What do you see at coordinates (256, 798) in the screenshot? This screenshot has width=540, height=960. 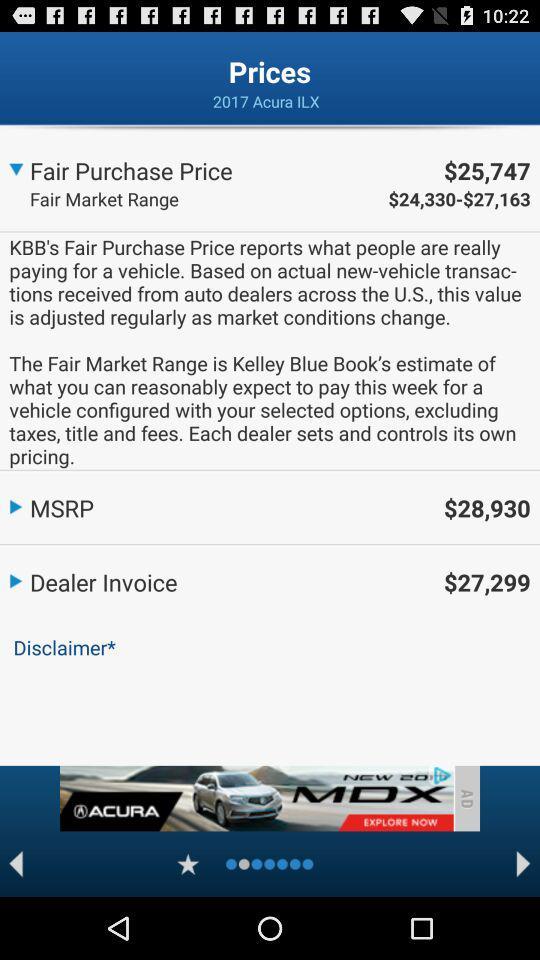 I see `open advertisement` at bounding box center [256, 798].